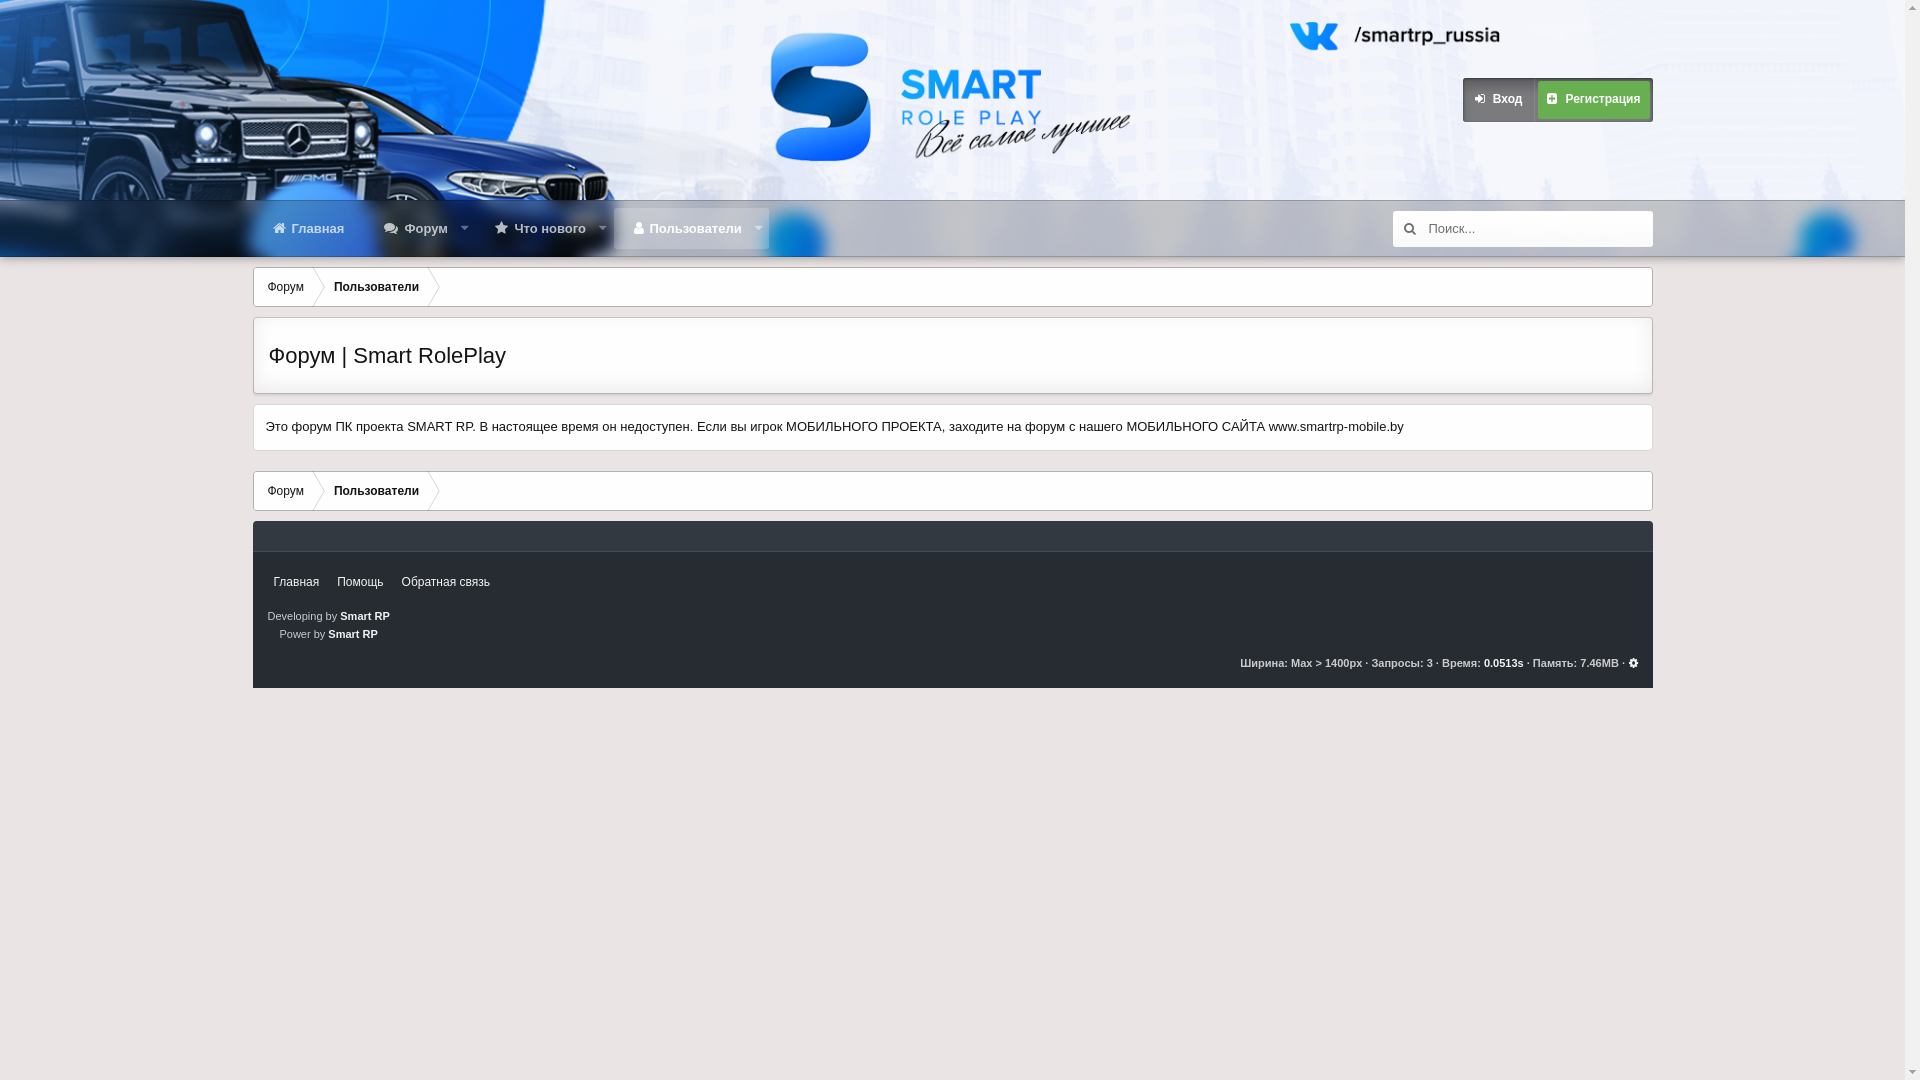 The width and height of the screenshot is (1920, 1080). What do you see at coordinates (1503, 663) in the screenshot?
I see `'0.0513s'` at bounding box center [1503, 663].